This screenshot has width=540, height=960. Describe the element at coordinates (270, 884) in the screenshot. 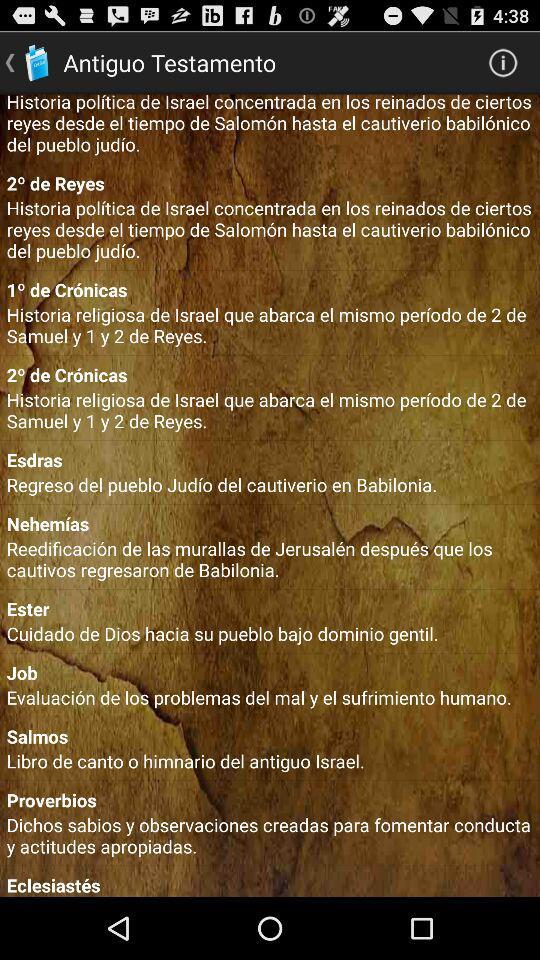

I see `the app below dichos sabios y item` at that location.